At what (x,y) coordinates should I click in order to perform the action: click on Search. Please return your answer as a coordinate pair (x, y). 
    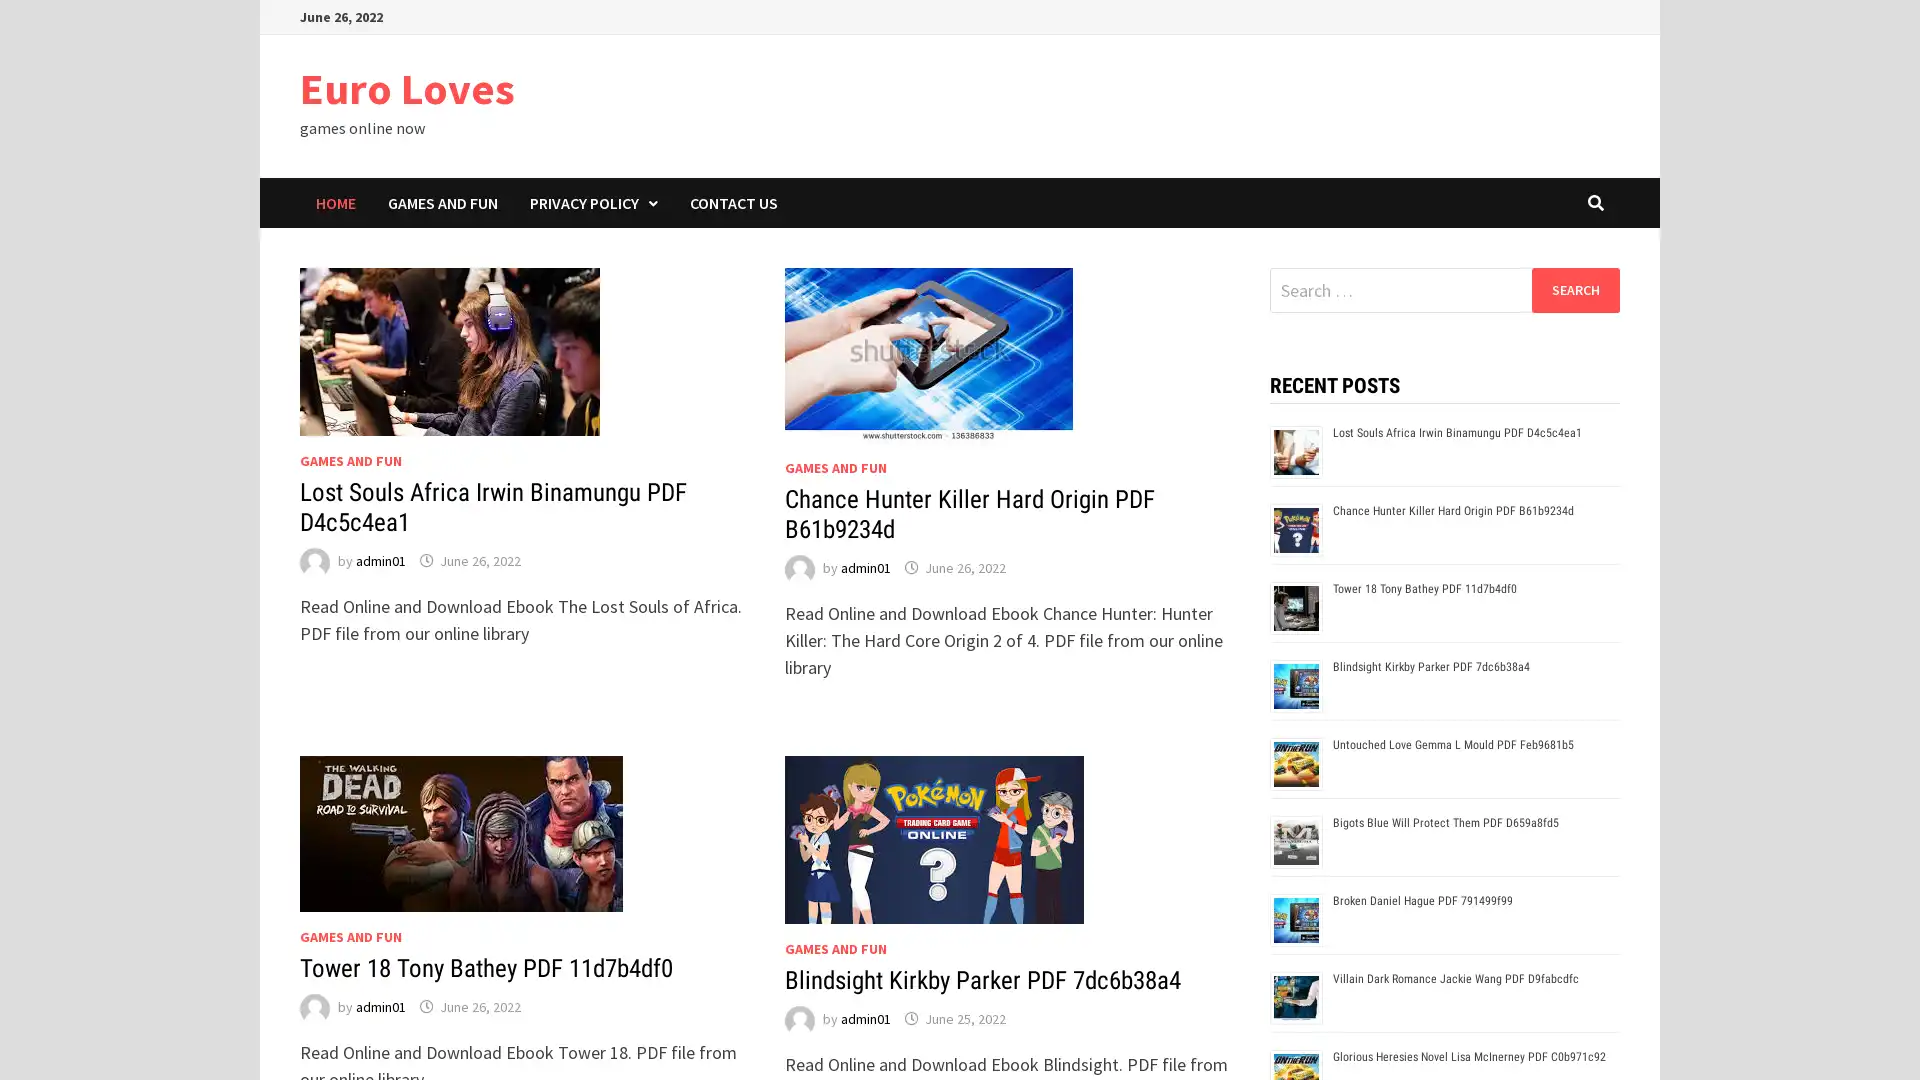
    Looking at the image, I should click on (1574, 289).